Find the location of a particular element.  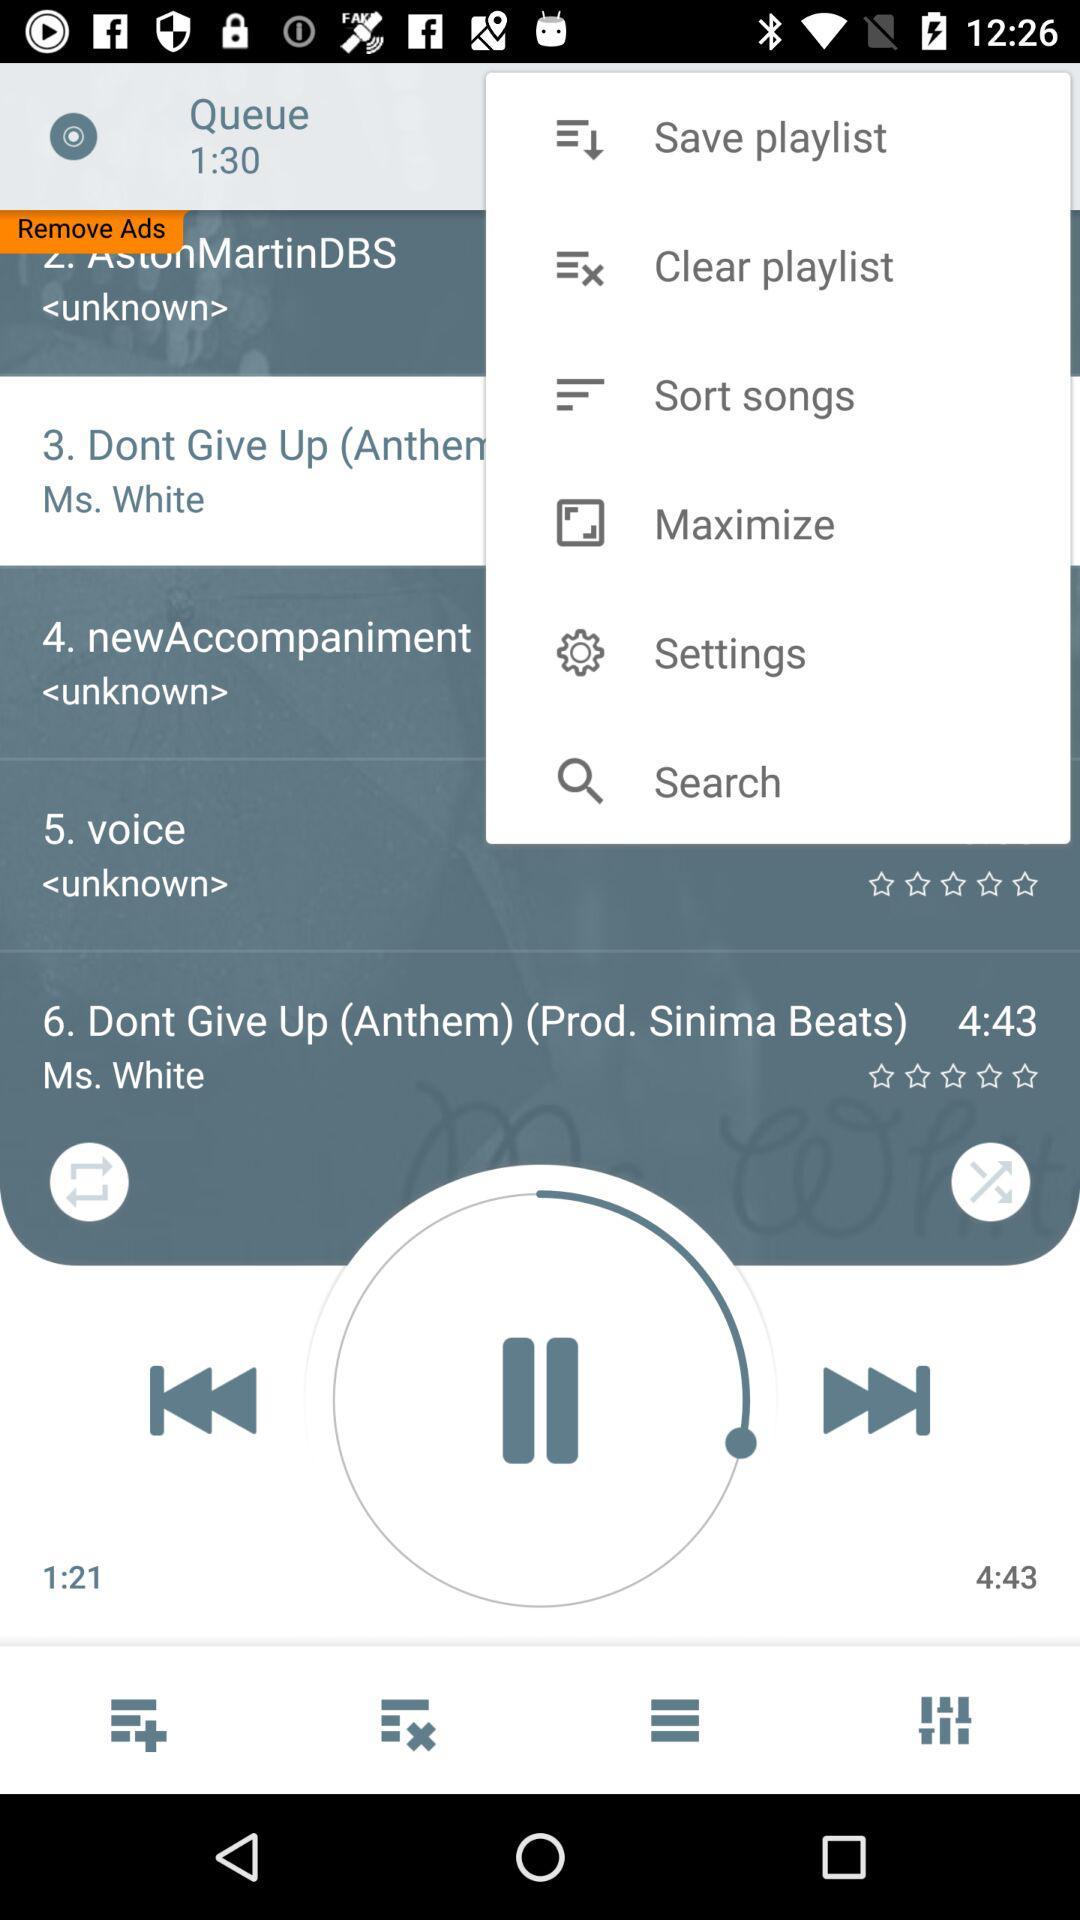

the sliders icon is located at coordinates (945, 1719).